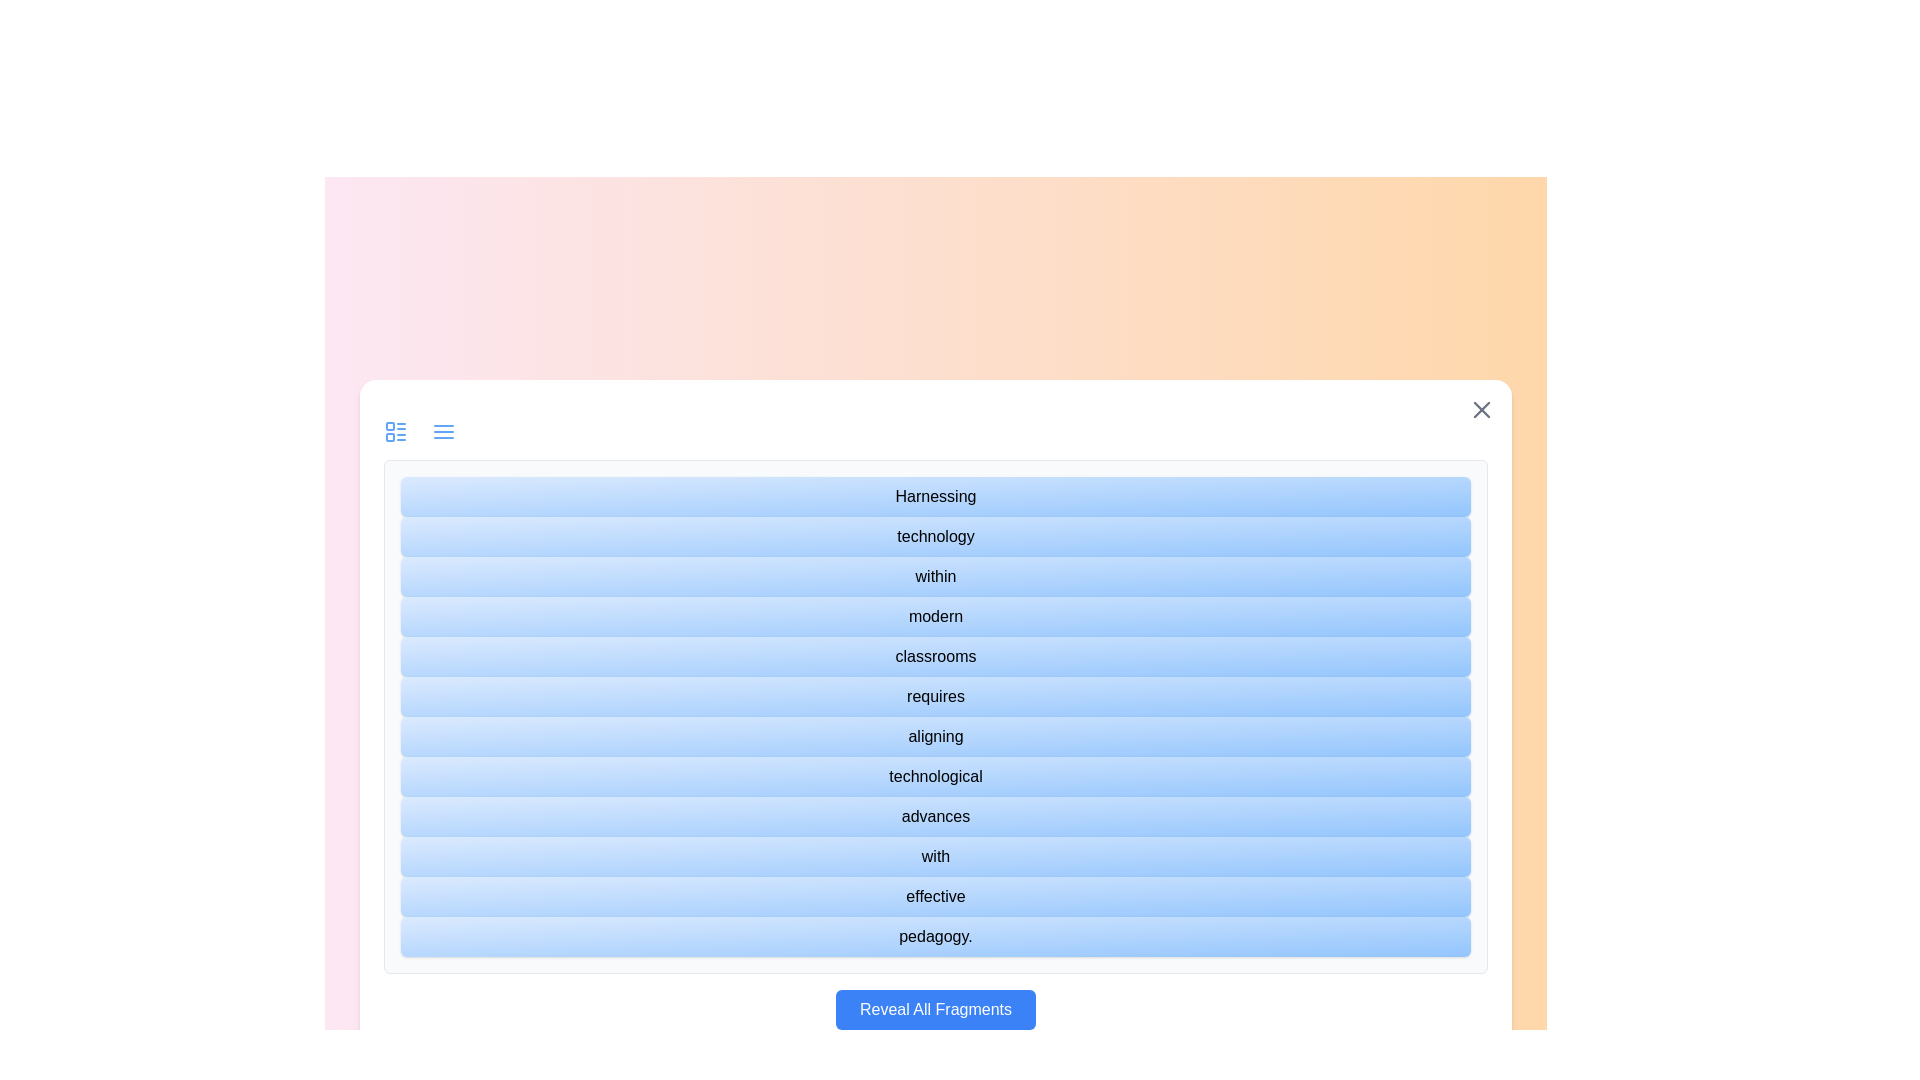  What do you see at coordinates (935, 656) in the screenshot?
I see `the text fragment labeled 'classrooms'` at bounding box center [935, 656].